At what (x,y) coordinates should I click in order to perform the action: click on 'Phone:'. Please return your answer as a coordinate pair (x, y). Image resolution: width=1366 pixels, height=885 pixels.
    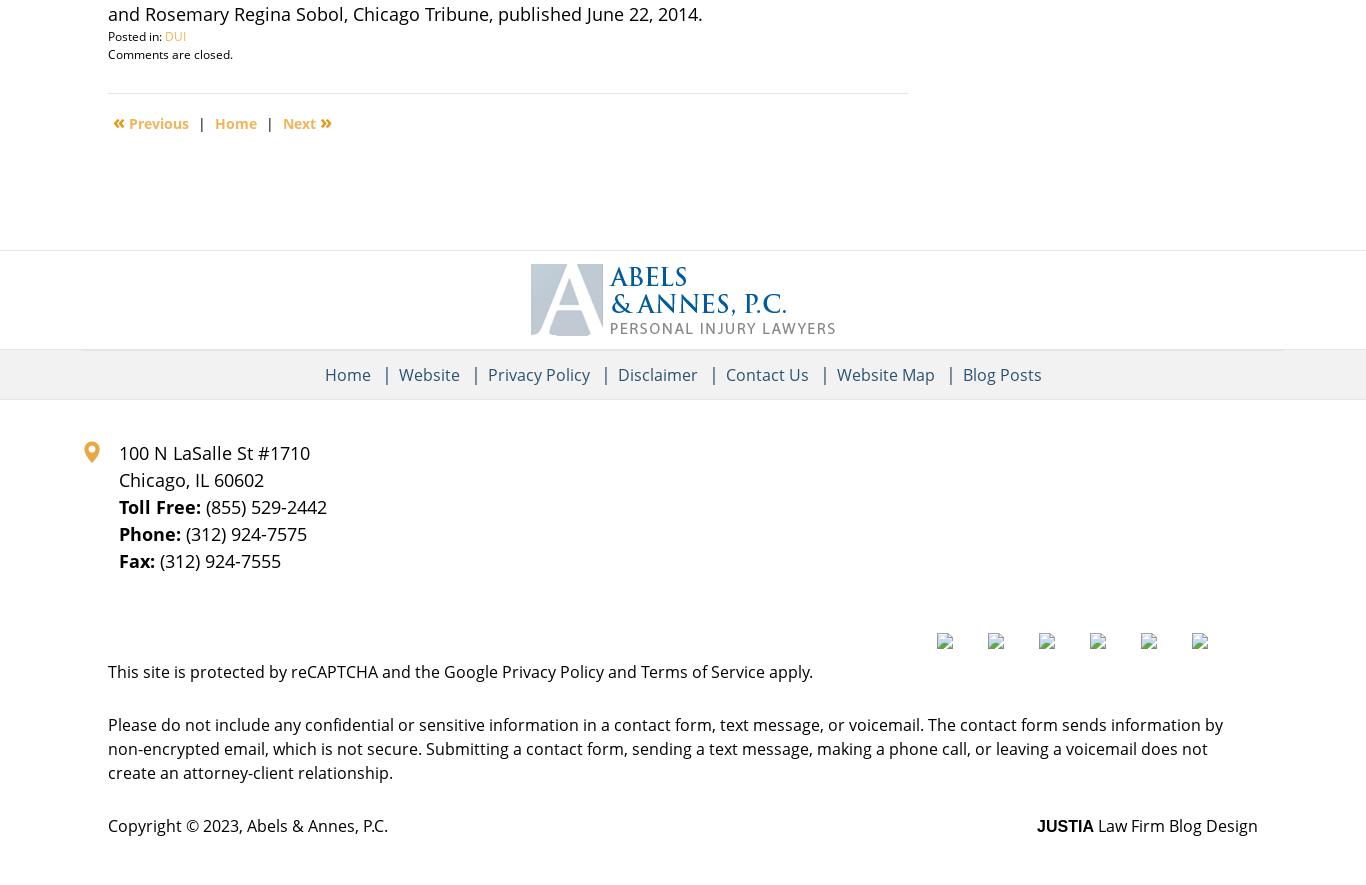
    Looking at the image, I should click on (151, 532).